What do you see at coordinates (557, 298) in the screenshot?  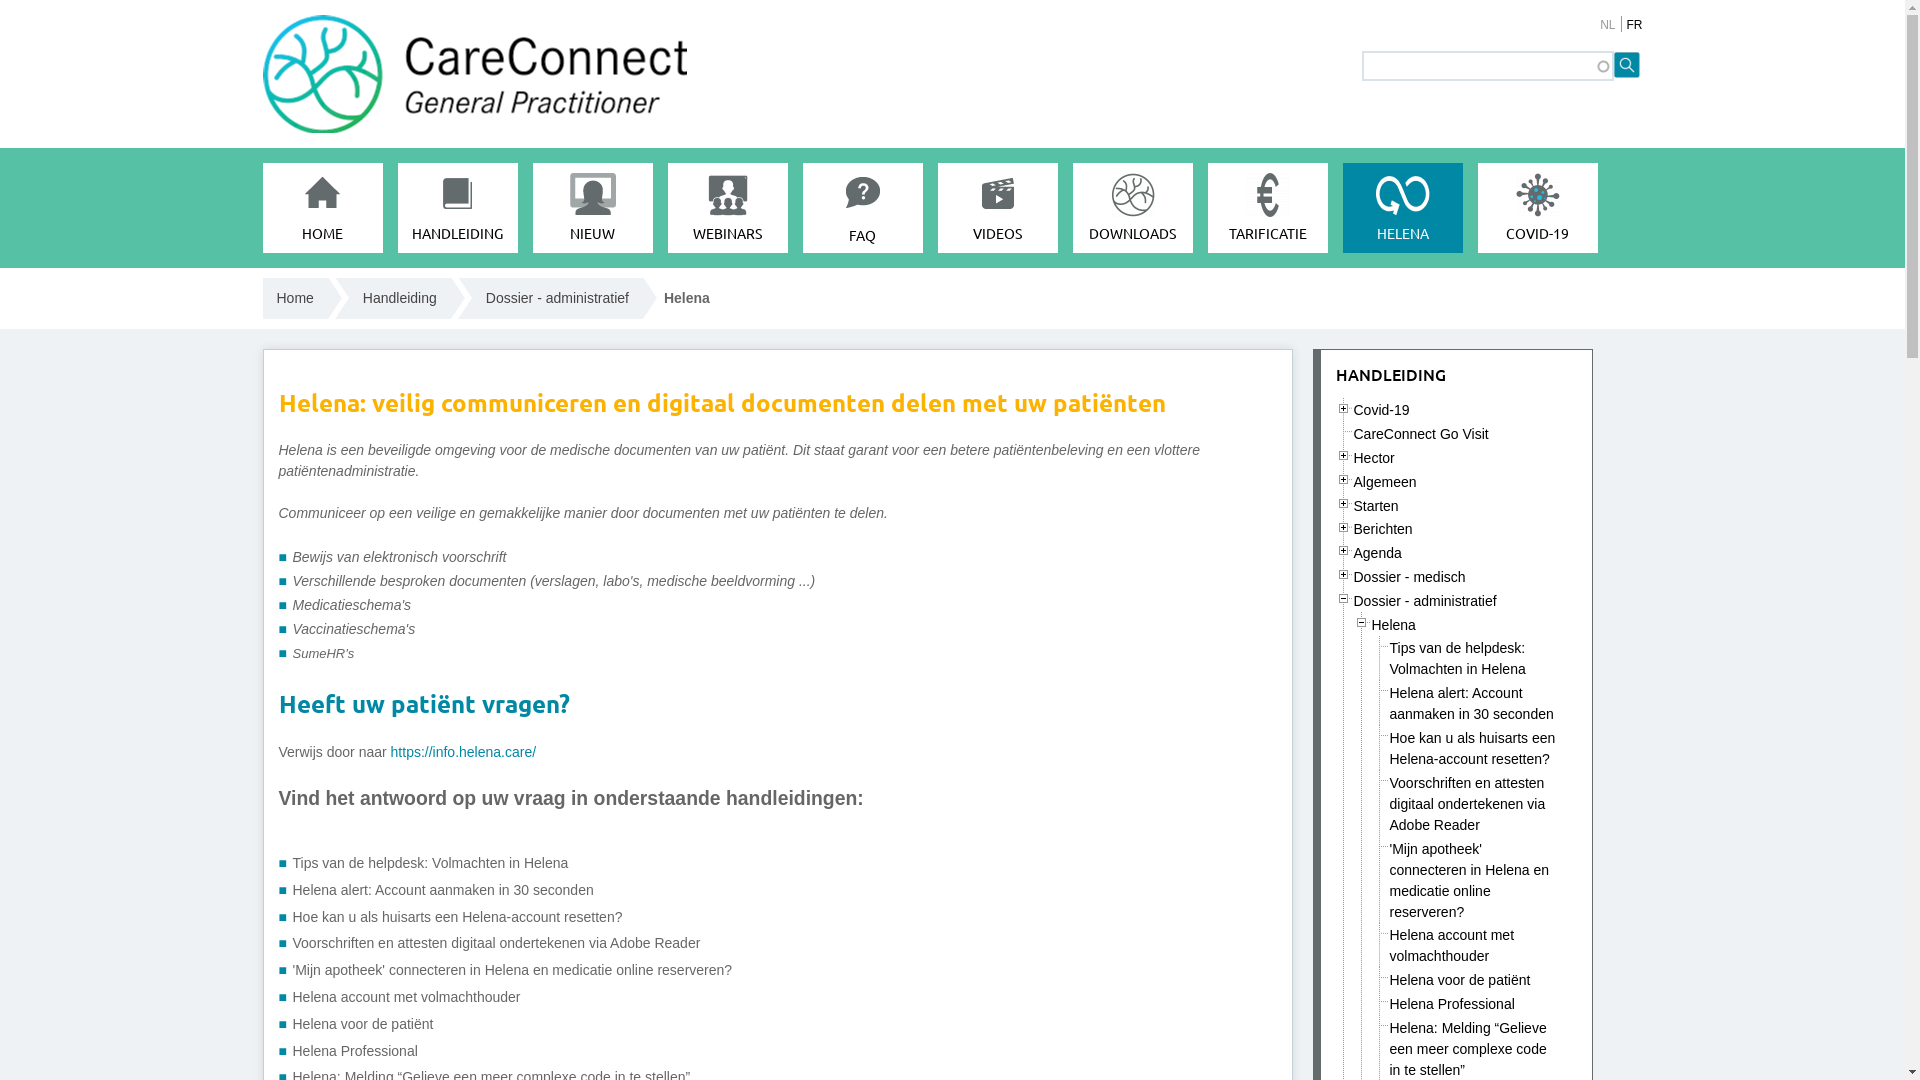 I see `'Dossier - administratief'` at bounding box center [557, 298].